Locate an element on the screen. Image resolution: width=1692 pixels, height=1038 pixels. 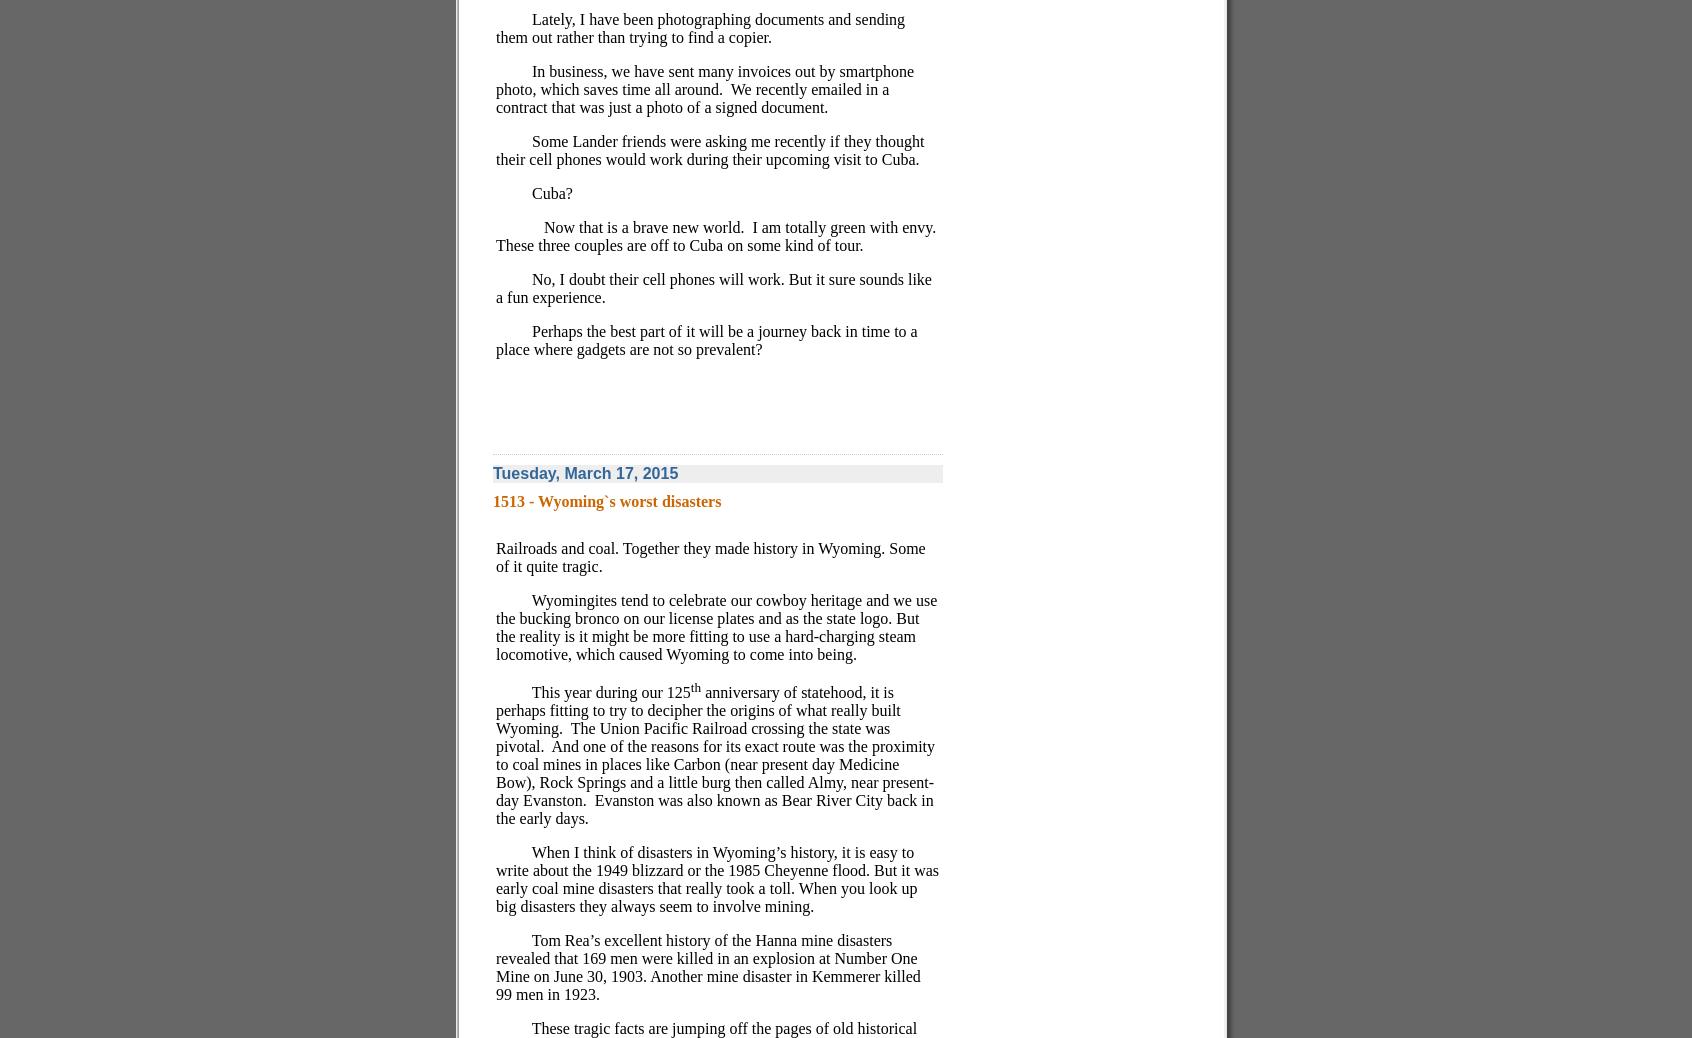
'Evanston was also
known as Bear River City back in the early days.' is located at coordinates (713, 809).